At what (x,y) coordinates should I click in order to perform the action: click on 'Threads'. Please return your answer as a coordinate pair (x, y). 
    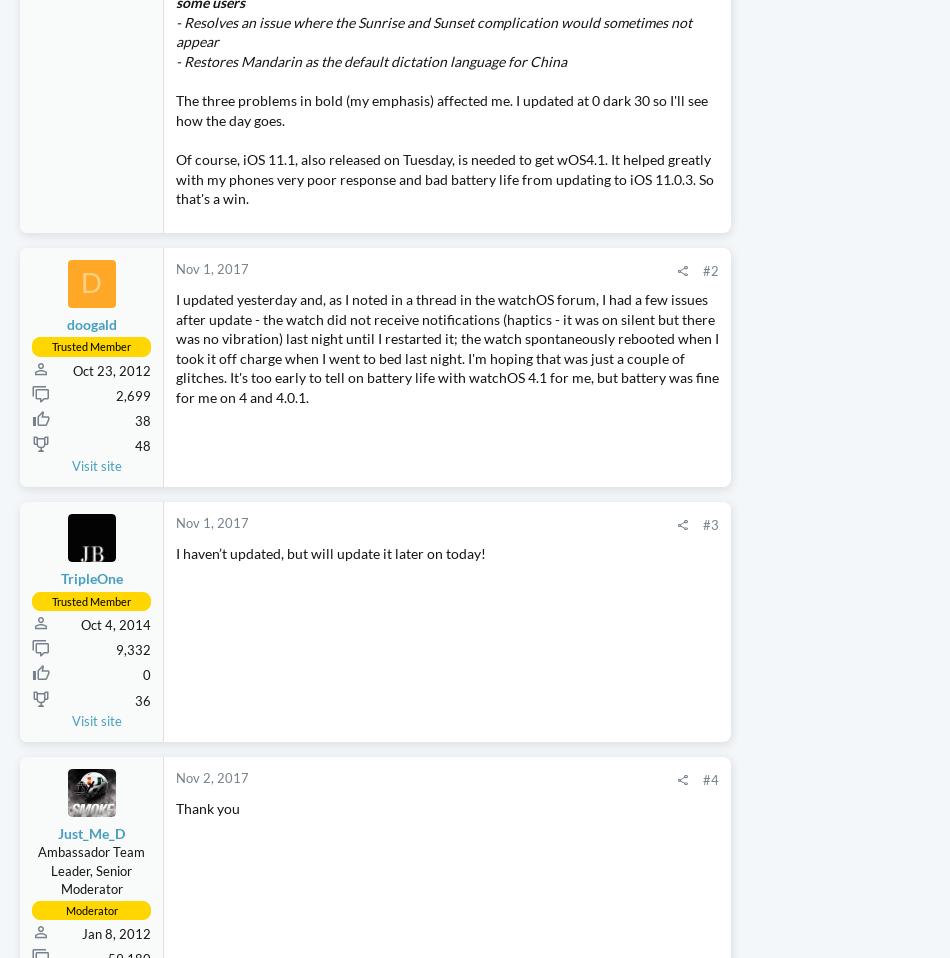
    Looking at the image, I should click on (655, 809).